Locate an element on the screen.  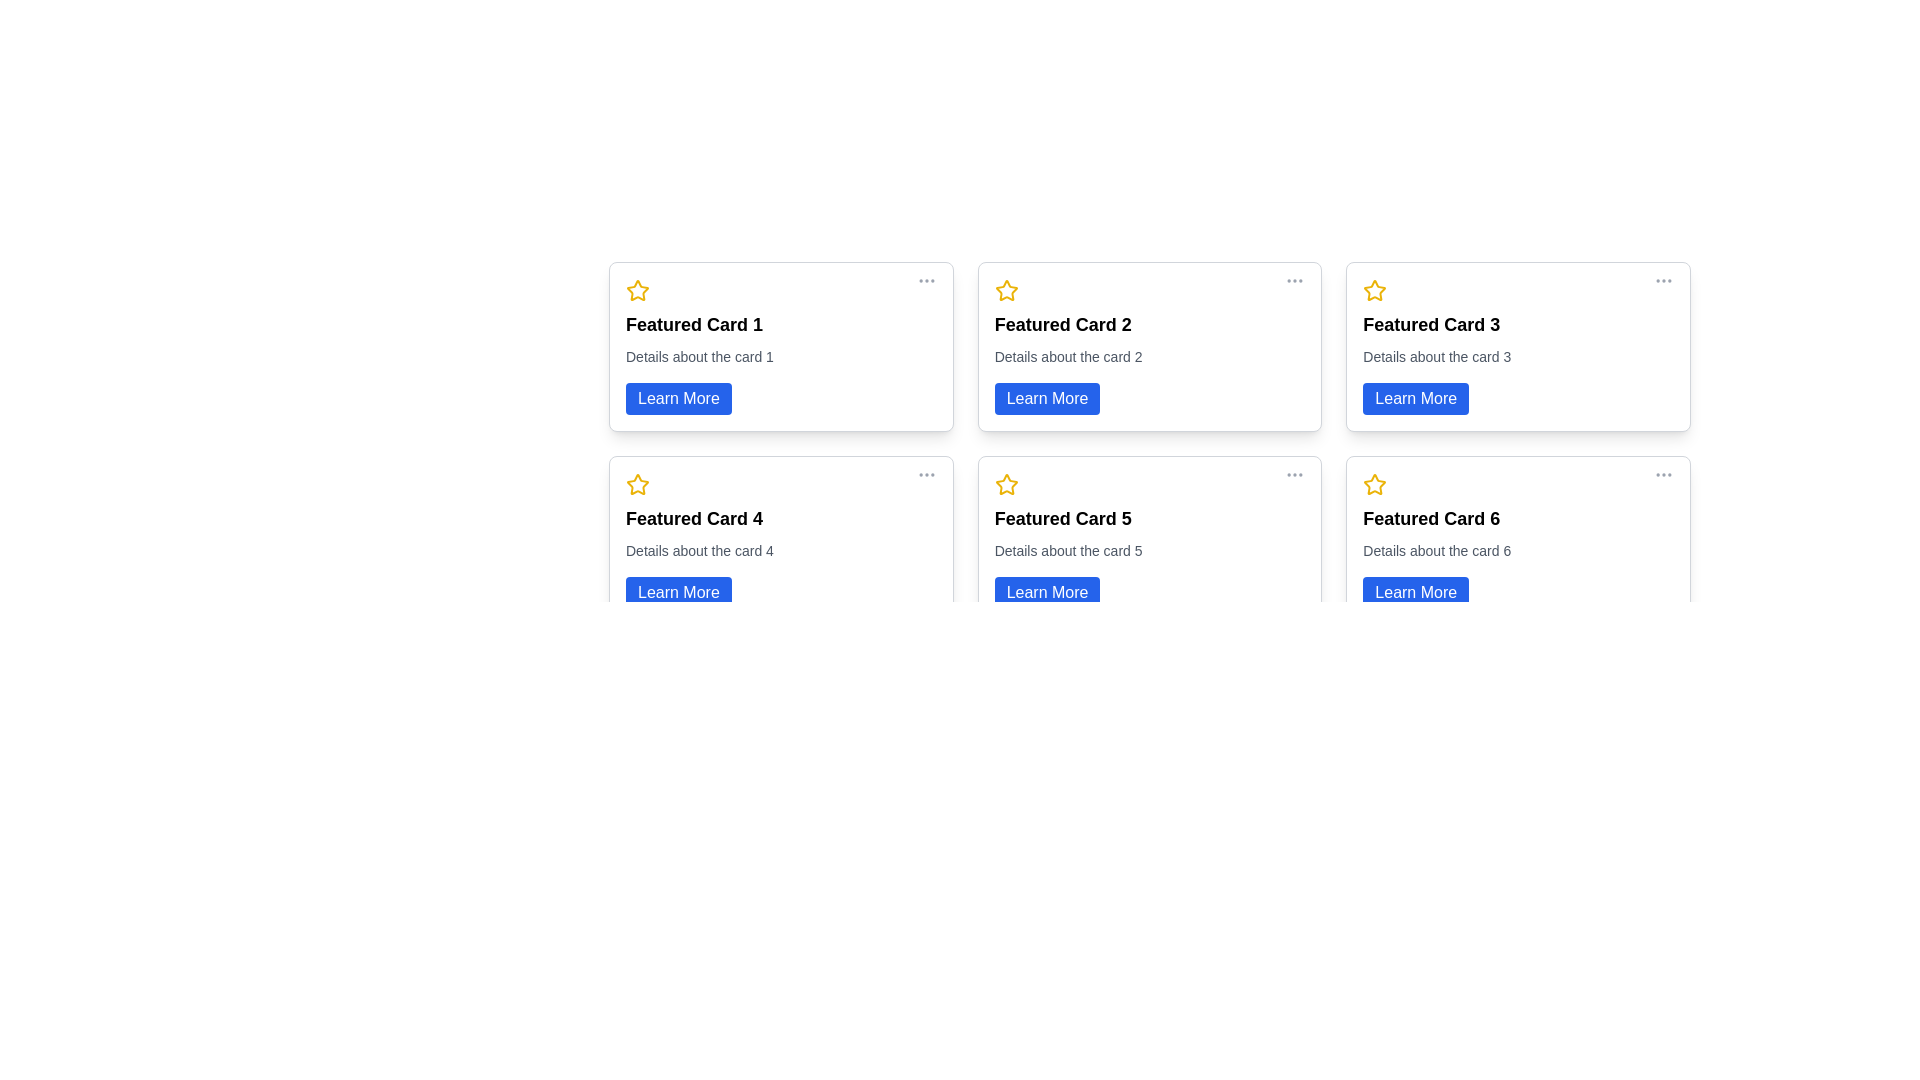
the button located at the bottom of 'Featured Card 5' in the grid layout is located at coordinates (1046, 592).